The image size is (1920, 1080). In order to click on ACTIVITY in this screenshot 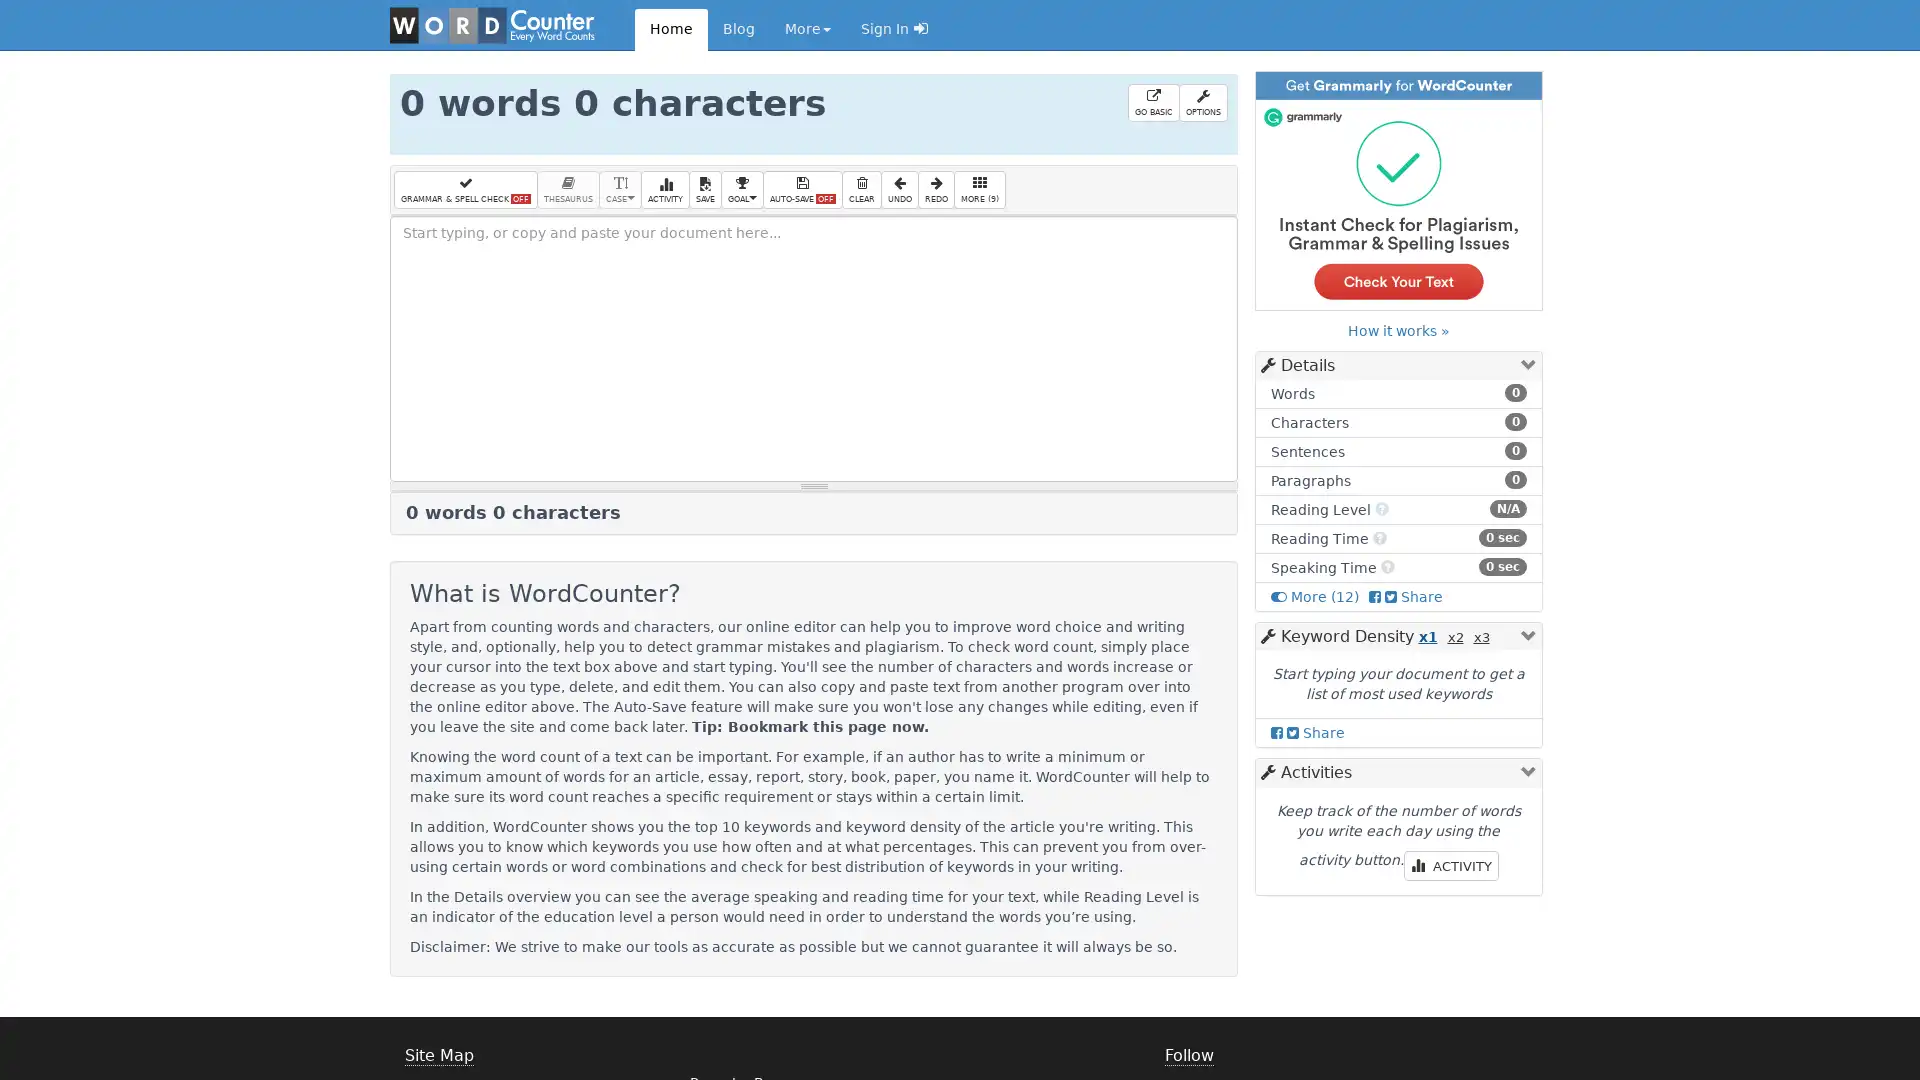, I will do `click(1450, 865)`.